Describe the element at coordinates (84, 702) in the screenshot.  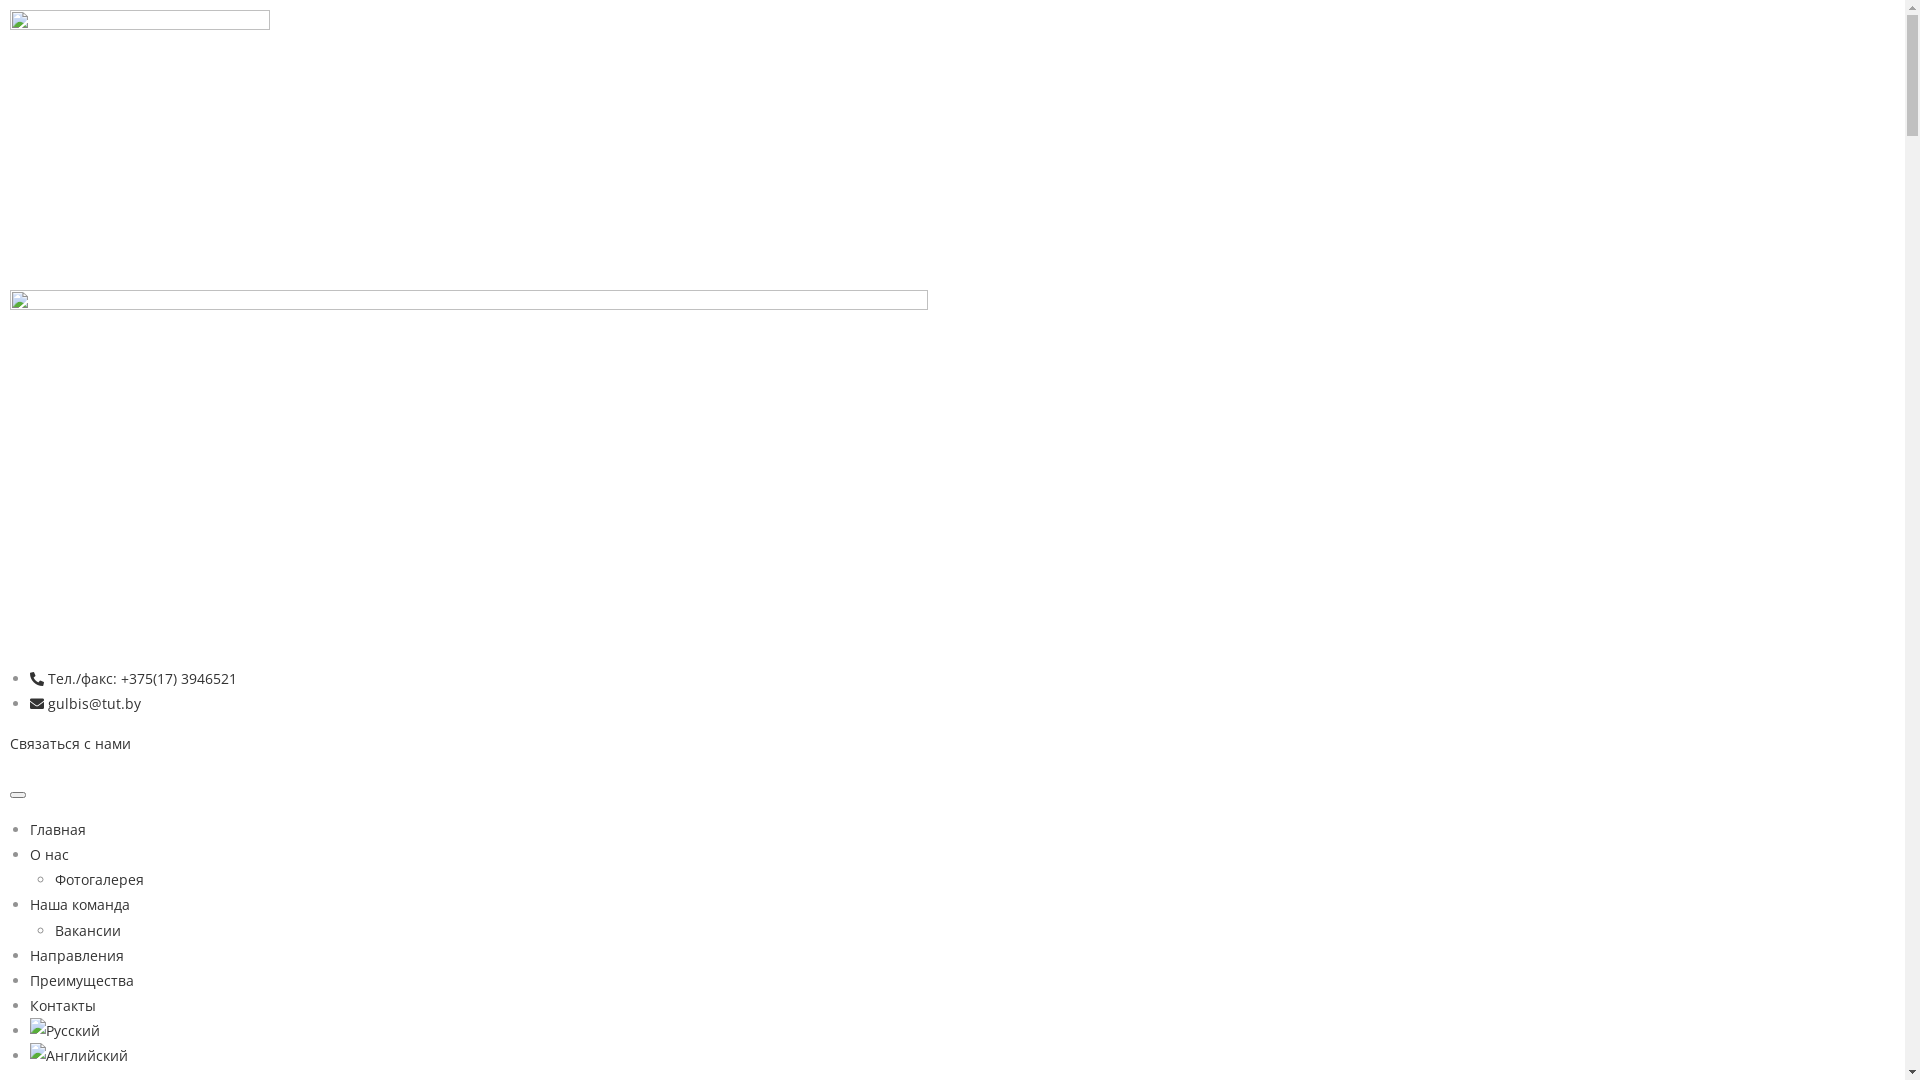
I see `'gulbis@tut.by'` at that location.